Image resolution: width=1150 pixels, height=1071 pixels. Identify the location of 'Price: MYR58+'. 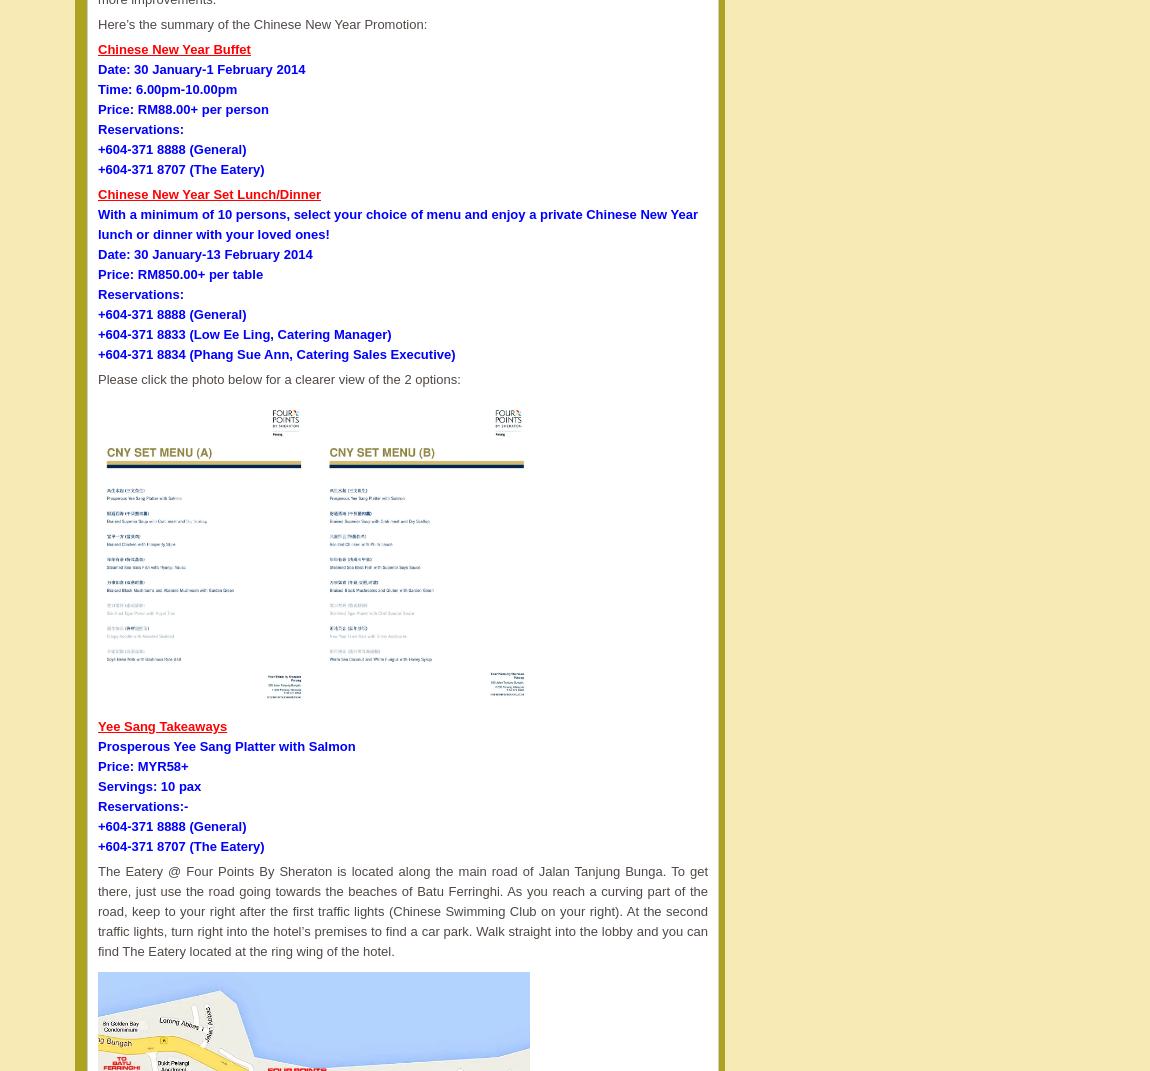
(141, 765).